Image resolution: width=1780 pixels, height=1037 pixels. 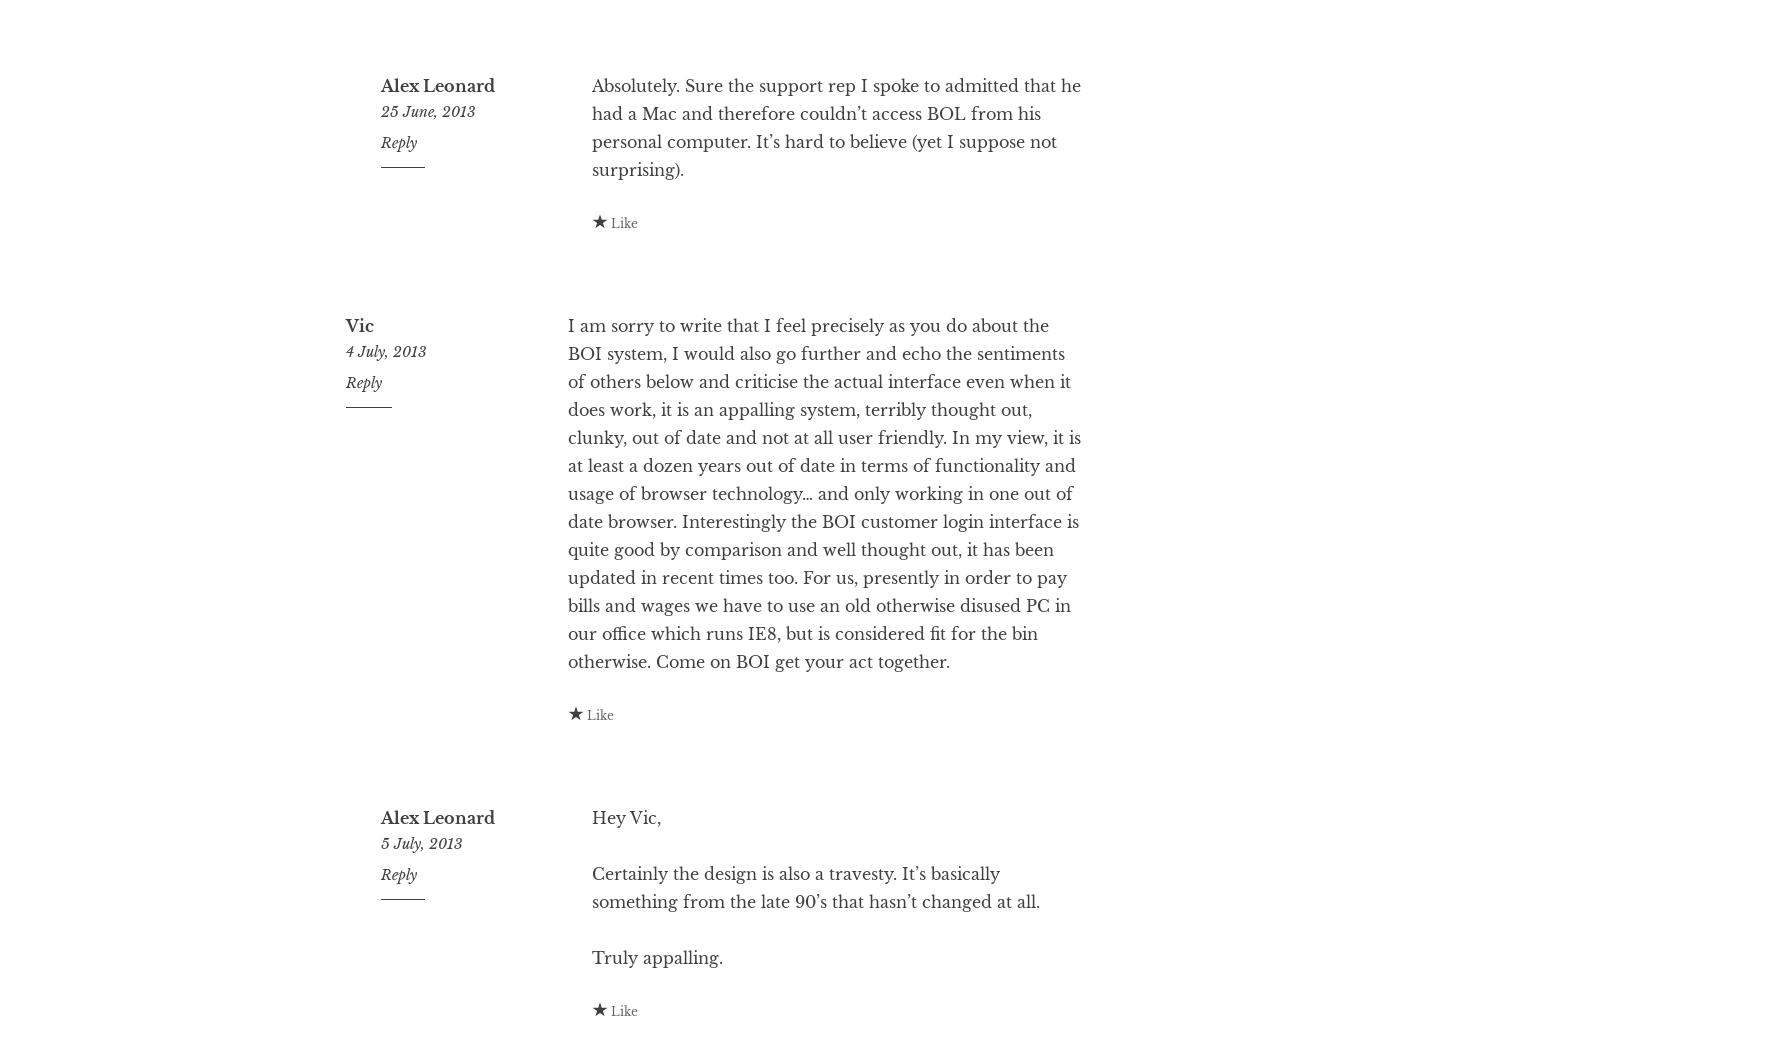 What do you see at coordinates (359, 404) in the screenshot?
I see `'Vic'` at bounding box center [359, 404].